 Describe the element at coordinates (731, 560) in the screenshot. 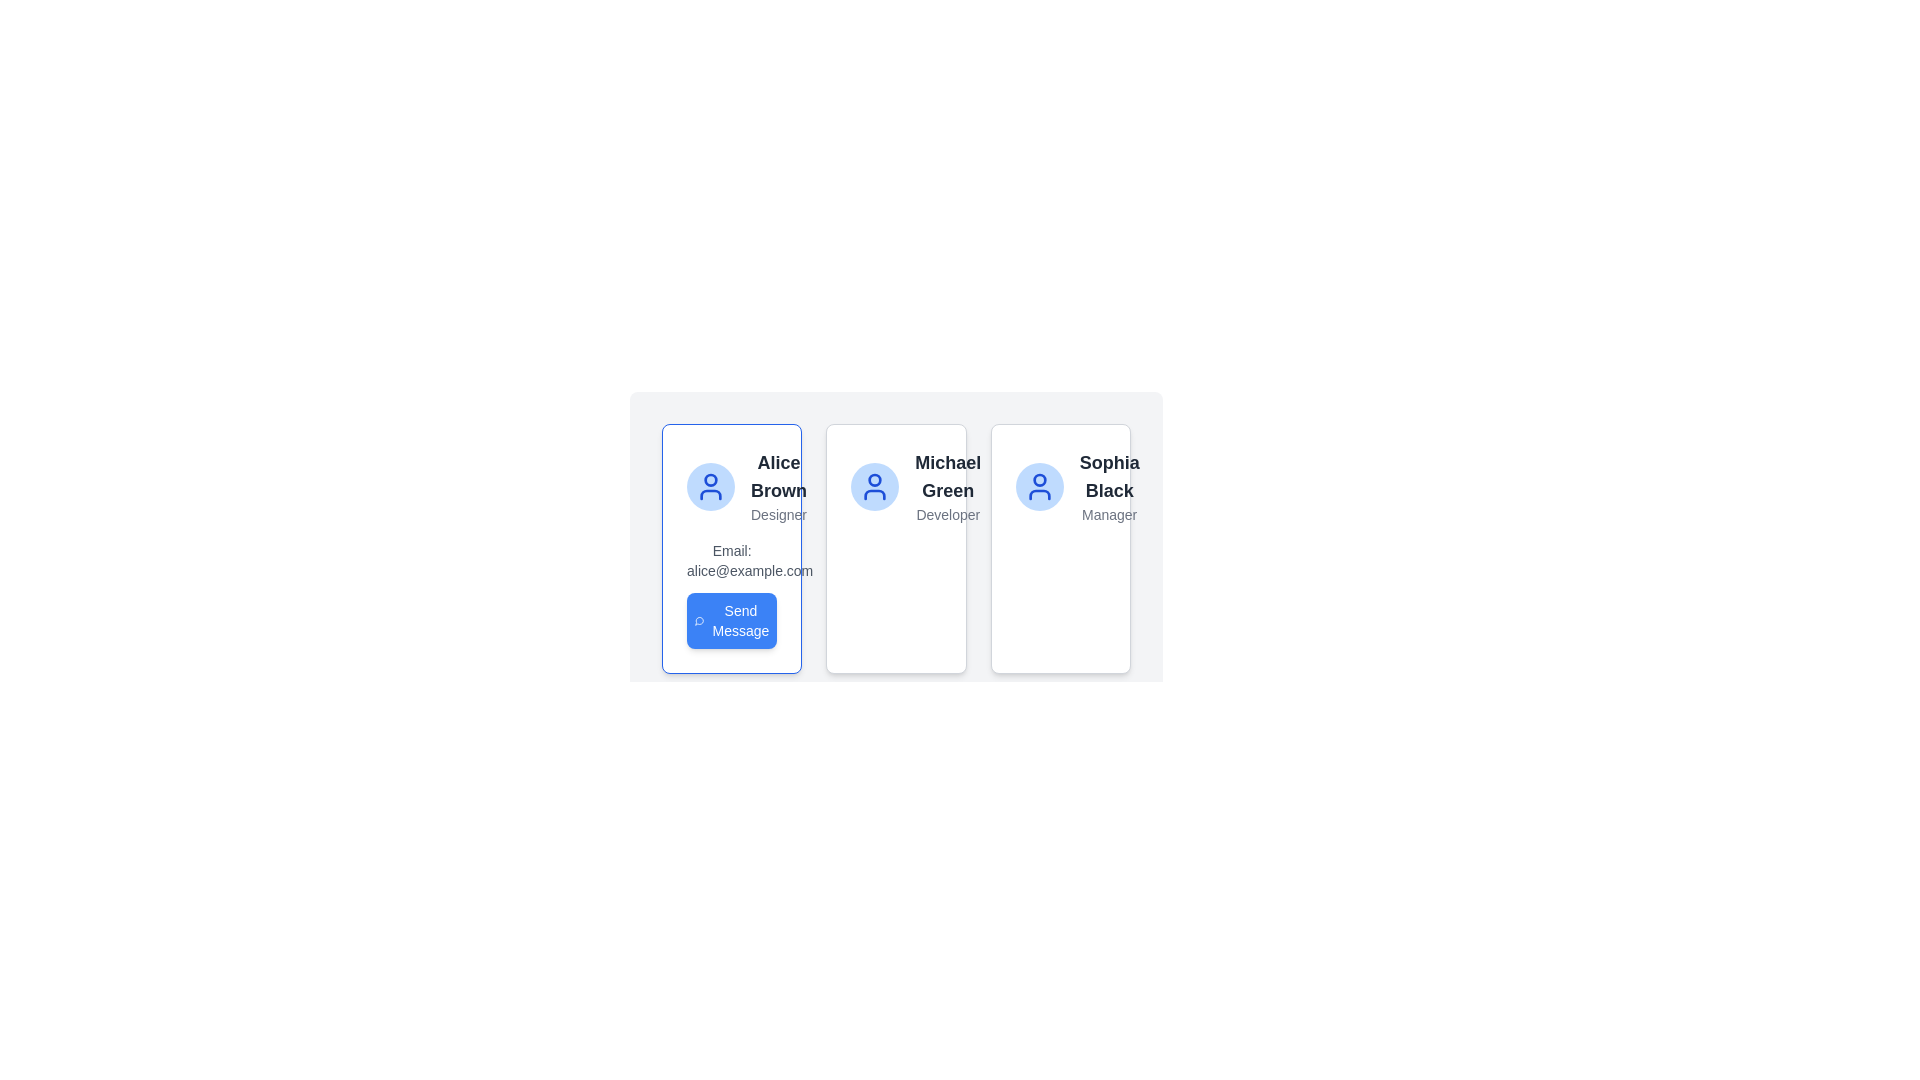

I see `the email address text element displayed above the 'Send Message' button in the user profile card` at that location.